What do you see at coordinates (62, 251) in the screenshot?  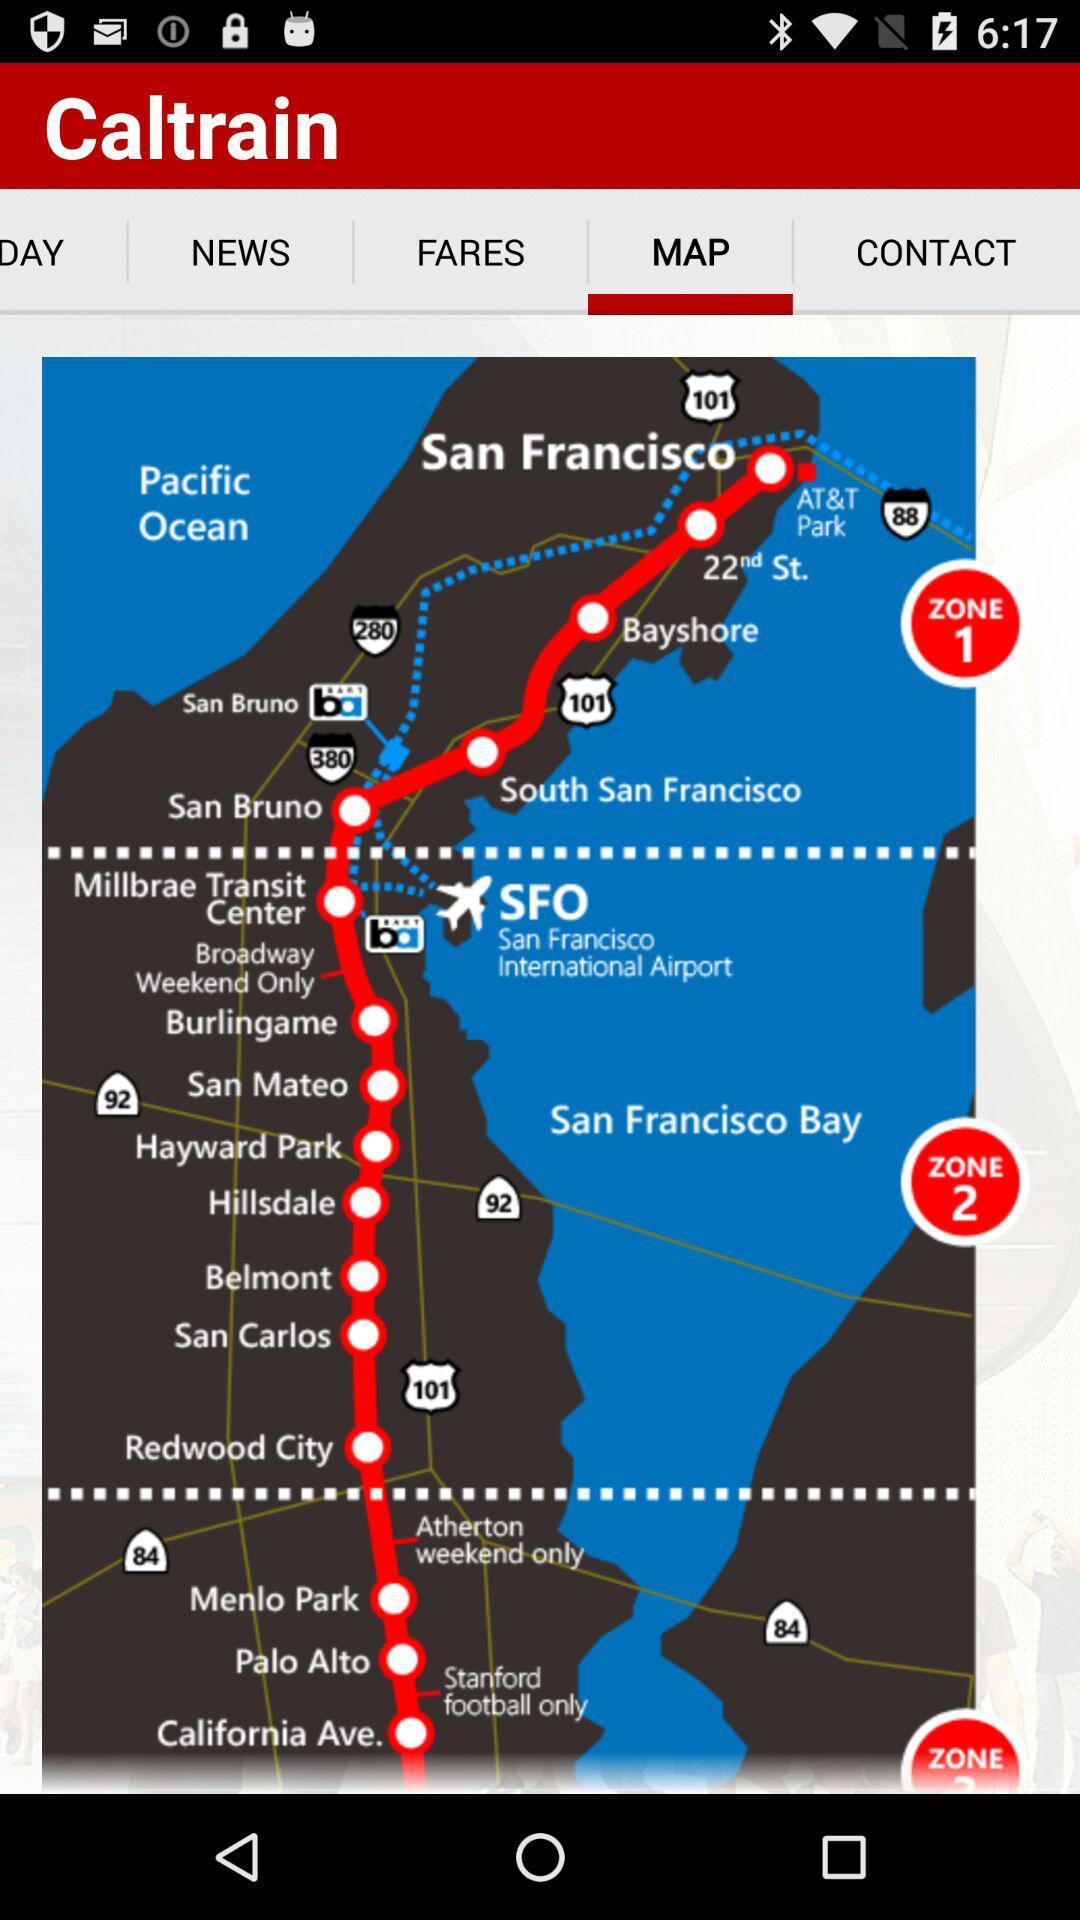 I see `icon next to the news icon` at bounding box center [62, 251].